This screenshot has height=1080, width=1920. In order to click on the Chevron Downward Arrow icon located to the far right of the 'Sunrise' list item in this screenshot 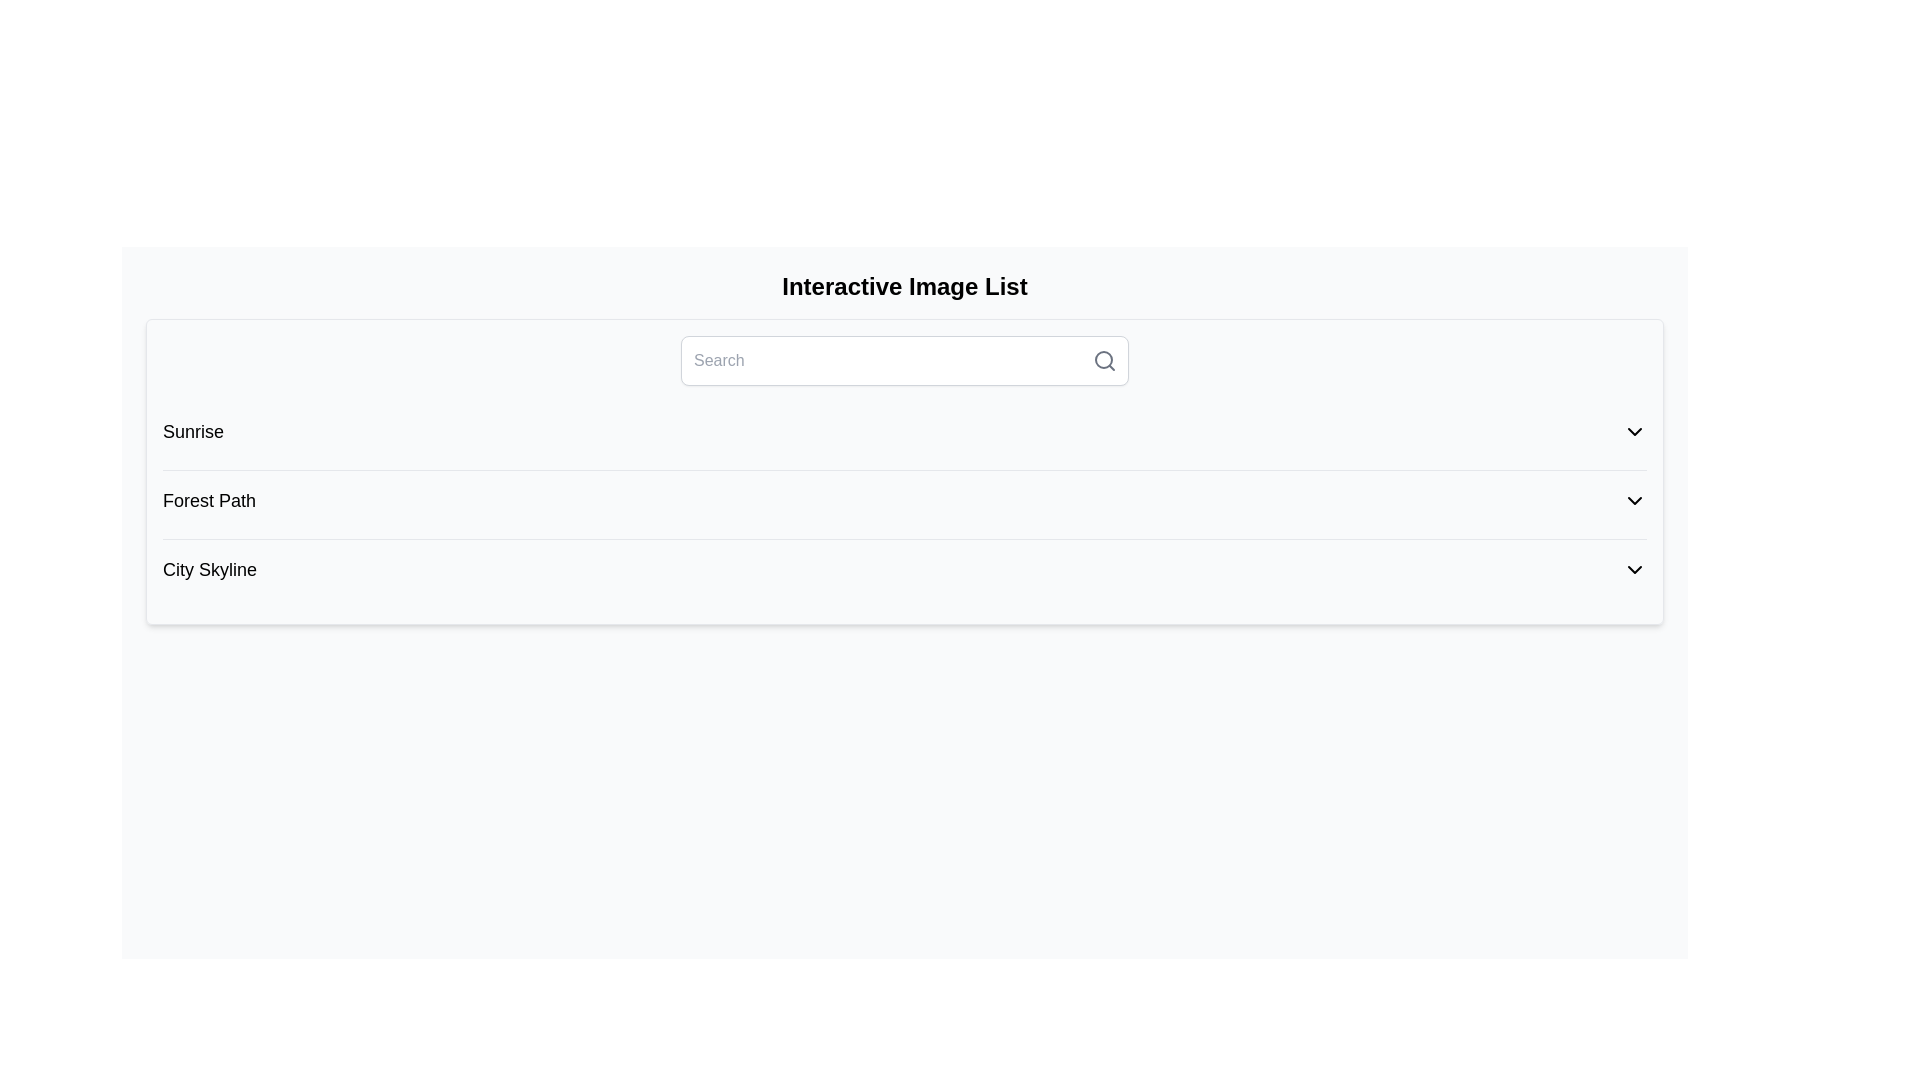, I will do `click(1635, 431)`.